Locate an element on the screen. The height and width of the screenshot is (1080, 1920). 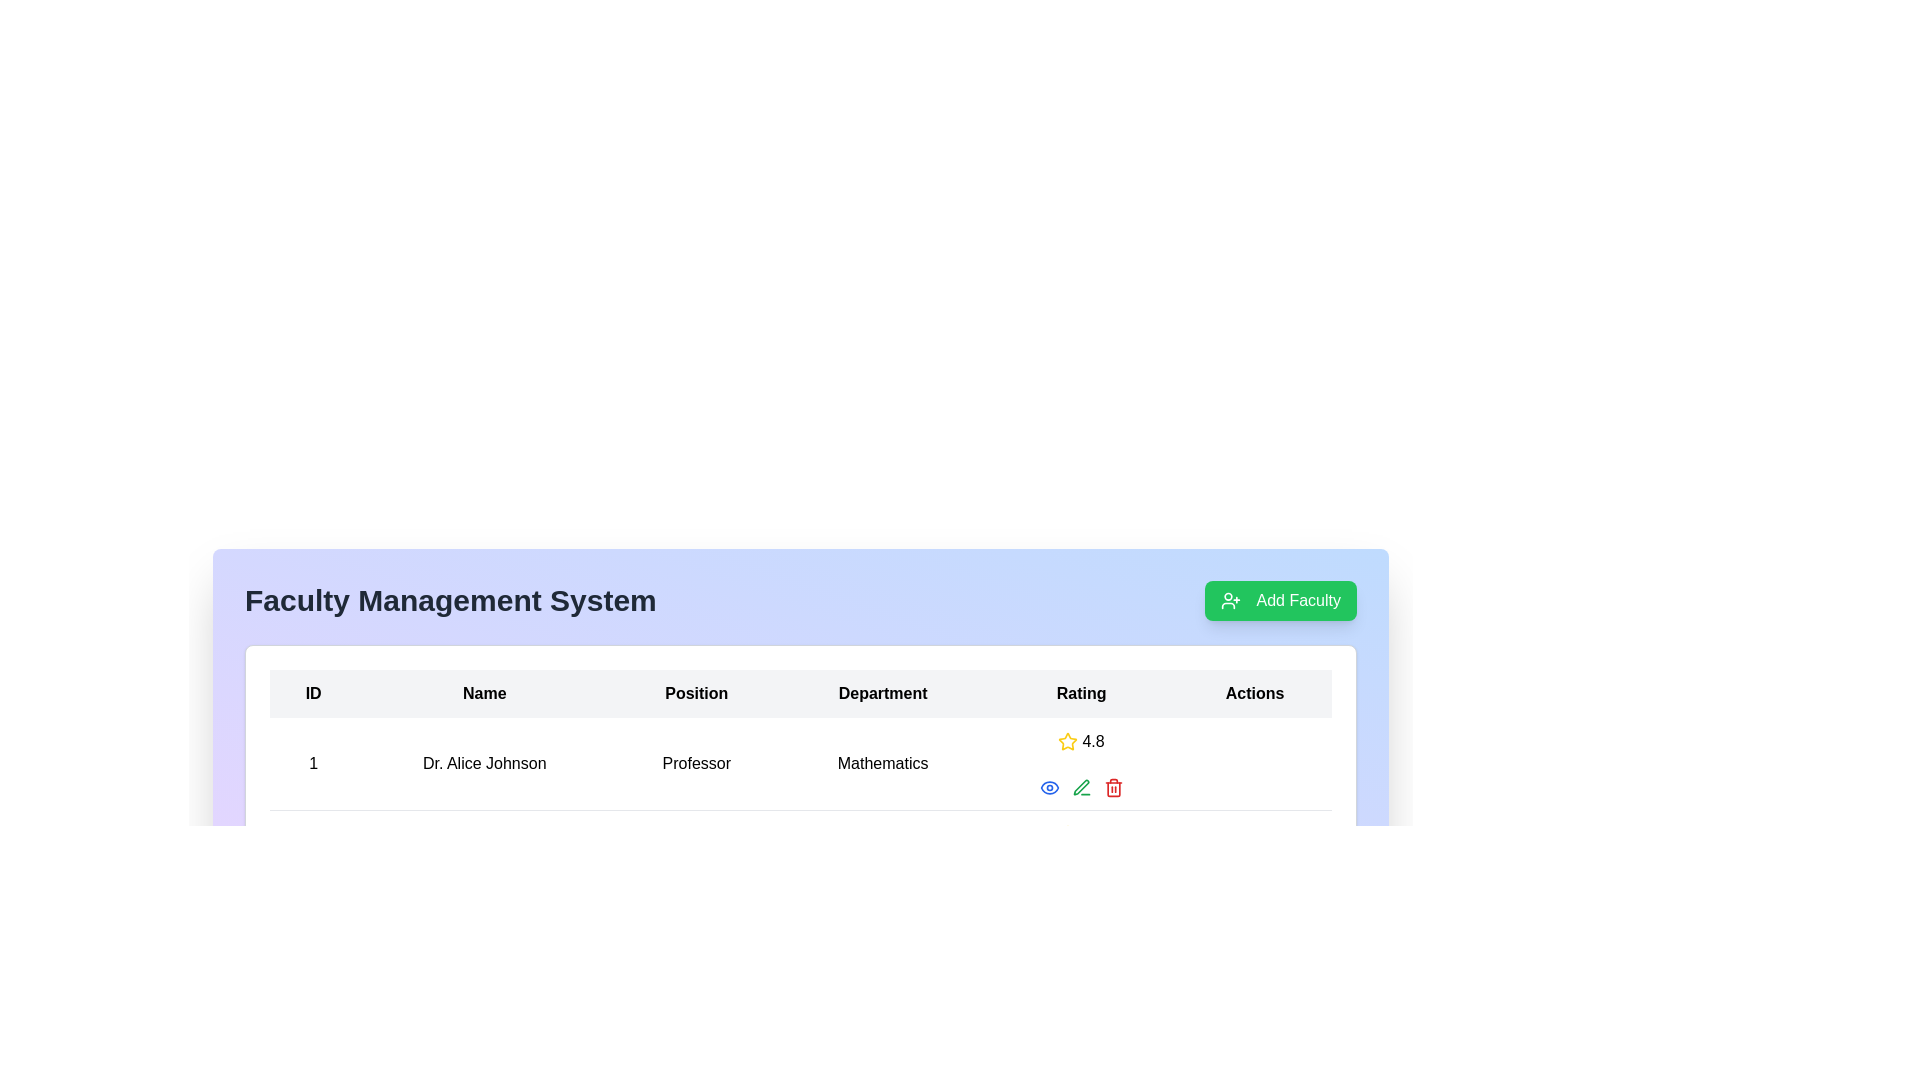
the delete IconButton located in the 'Actions' column of the first row of the data table to initiate a delete action is located at coordinates (1112, 788).